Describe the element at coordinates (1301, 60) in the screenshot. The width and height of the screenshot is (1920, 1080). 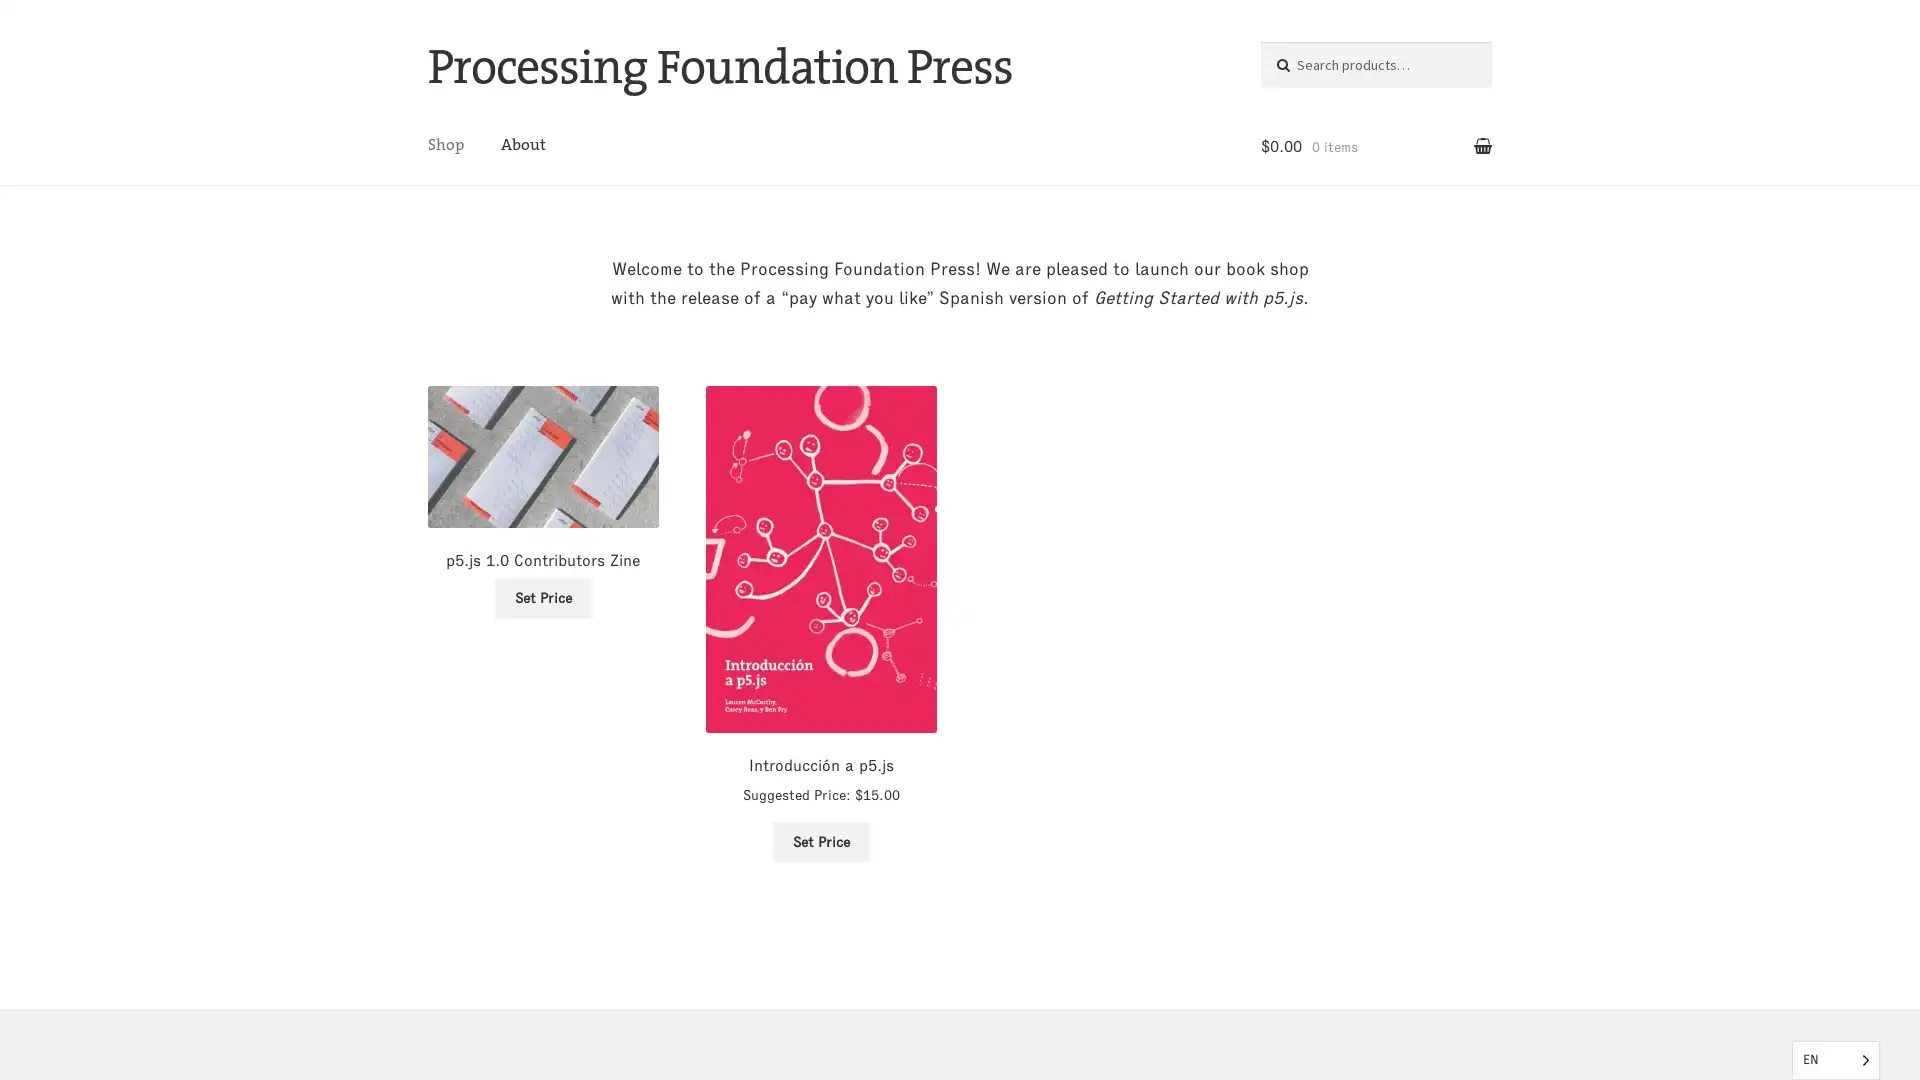
I see `Search` at that location.